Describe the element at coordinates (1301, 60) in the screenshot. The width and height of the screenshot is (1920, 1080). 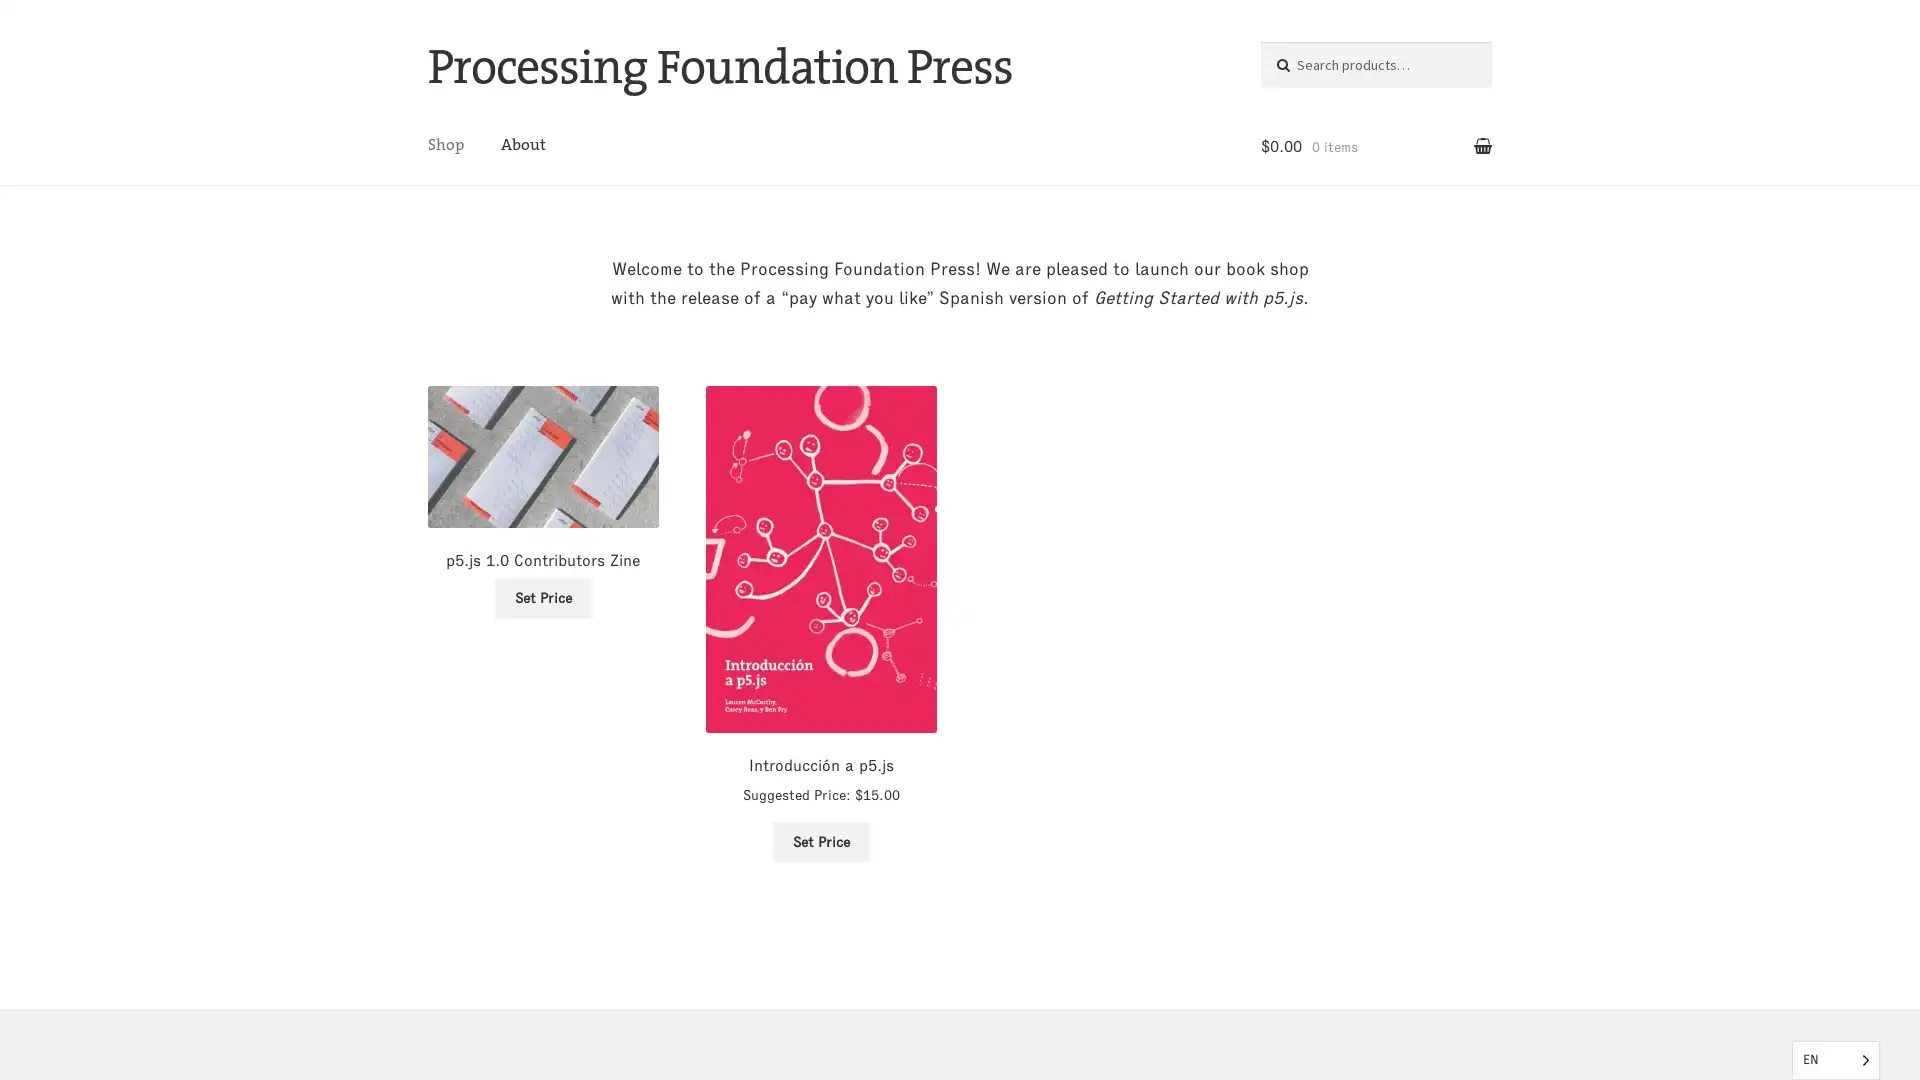
I see `Search` at that location.